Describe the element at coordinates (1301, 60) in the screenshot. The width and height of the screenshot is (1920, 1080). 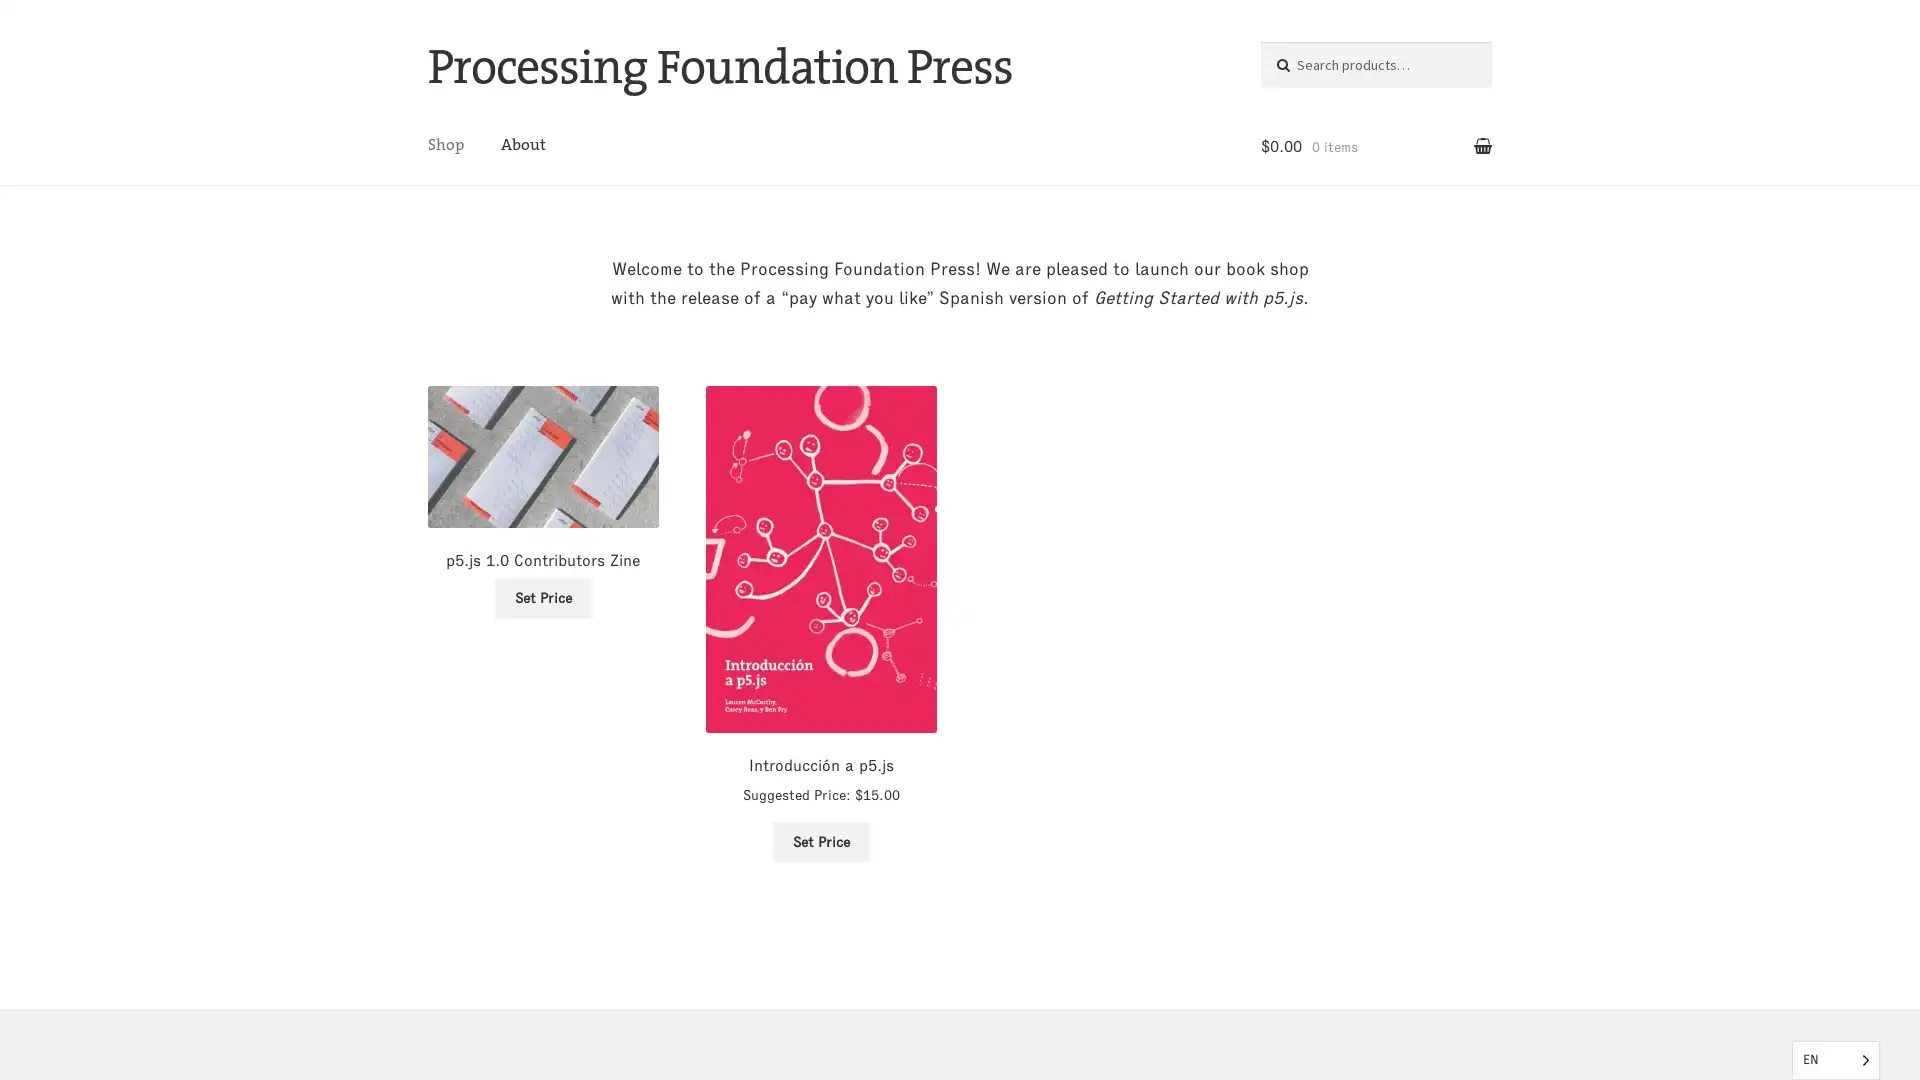
I see `Search` at that location.